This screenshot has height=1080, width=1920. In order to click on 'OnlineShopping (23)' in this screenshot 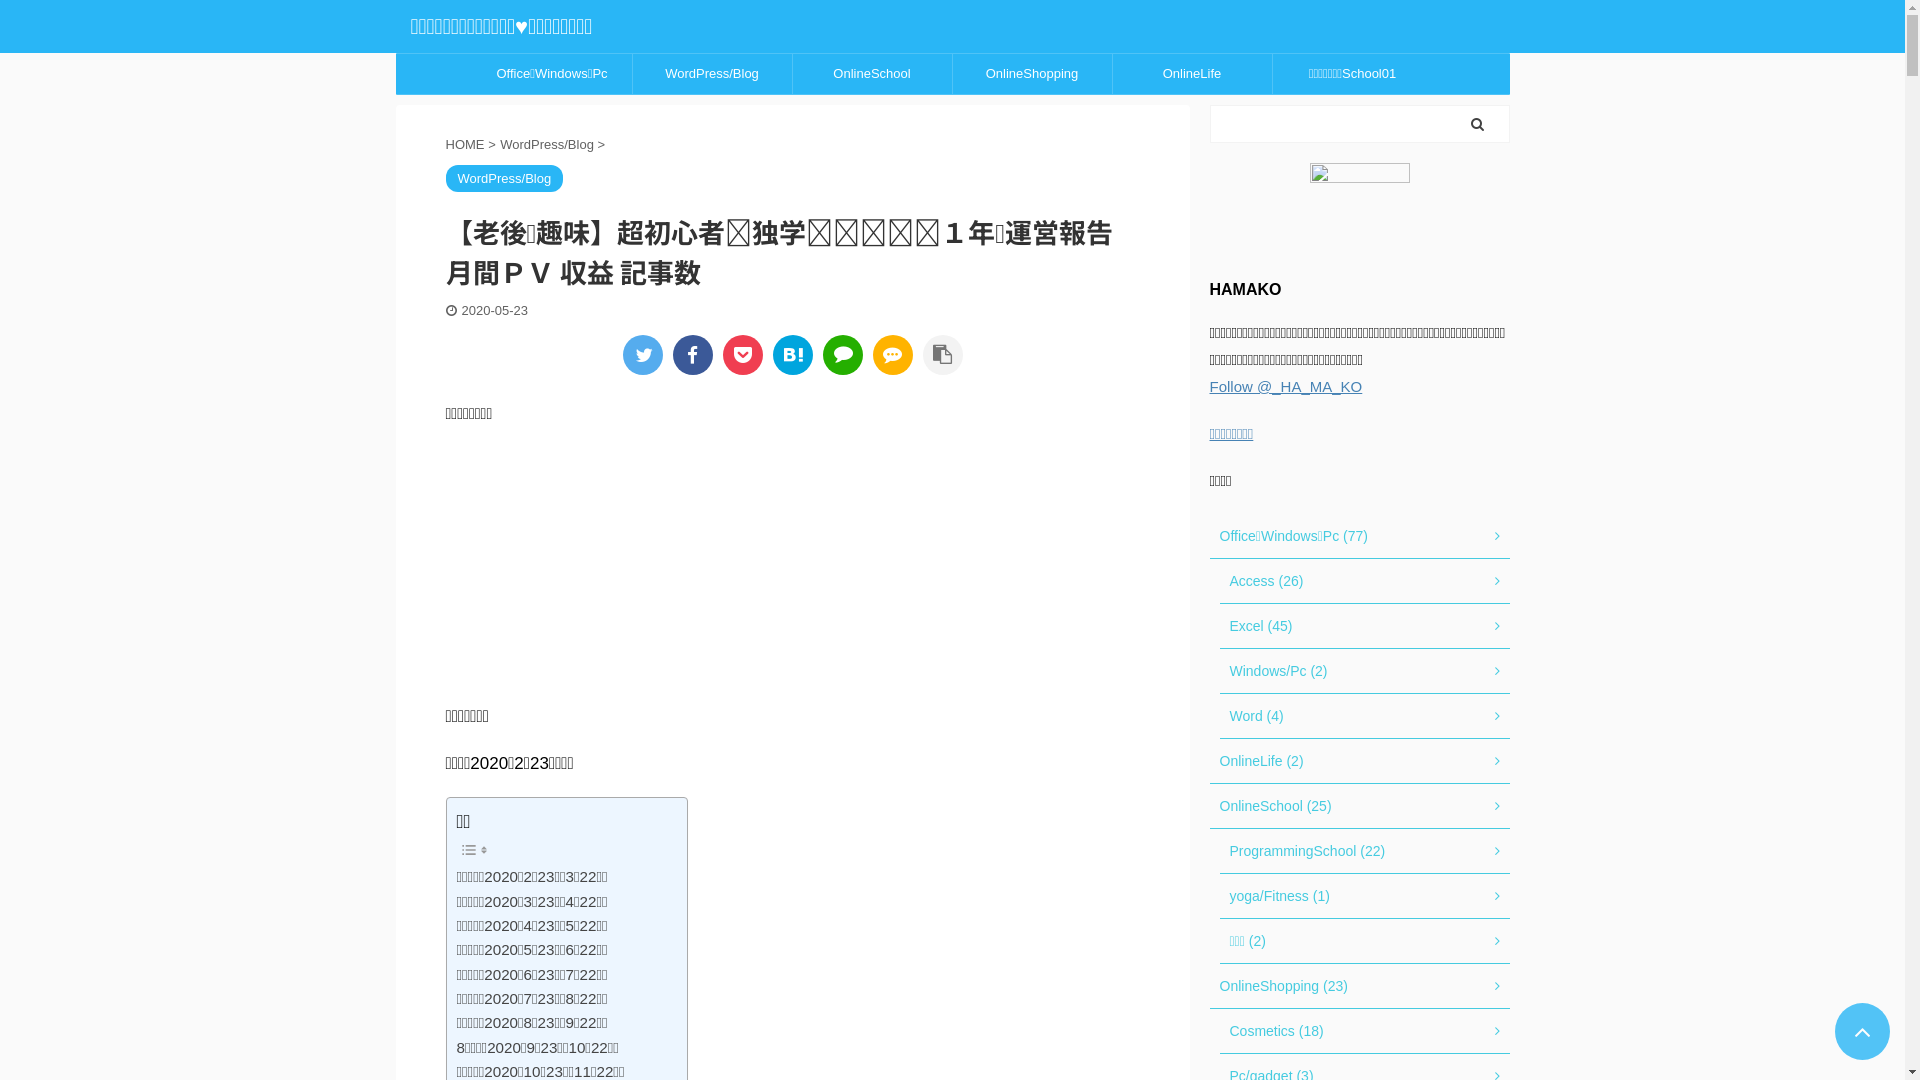, I will do `click(1359, 985)`.